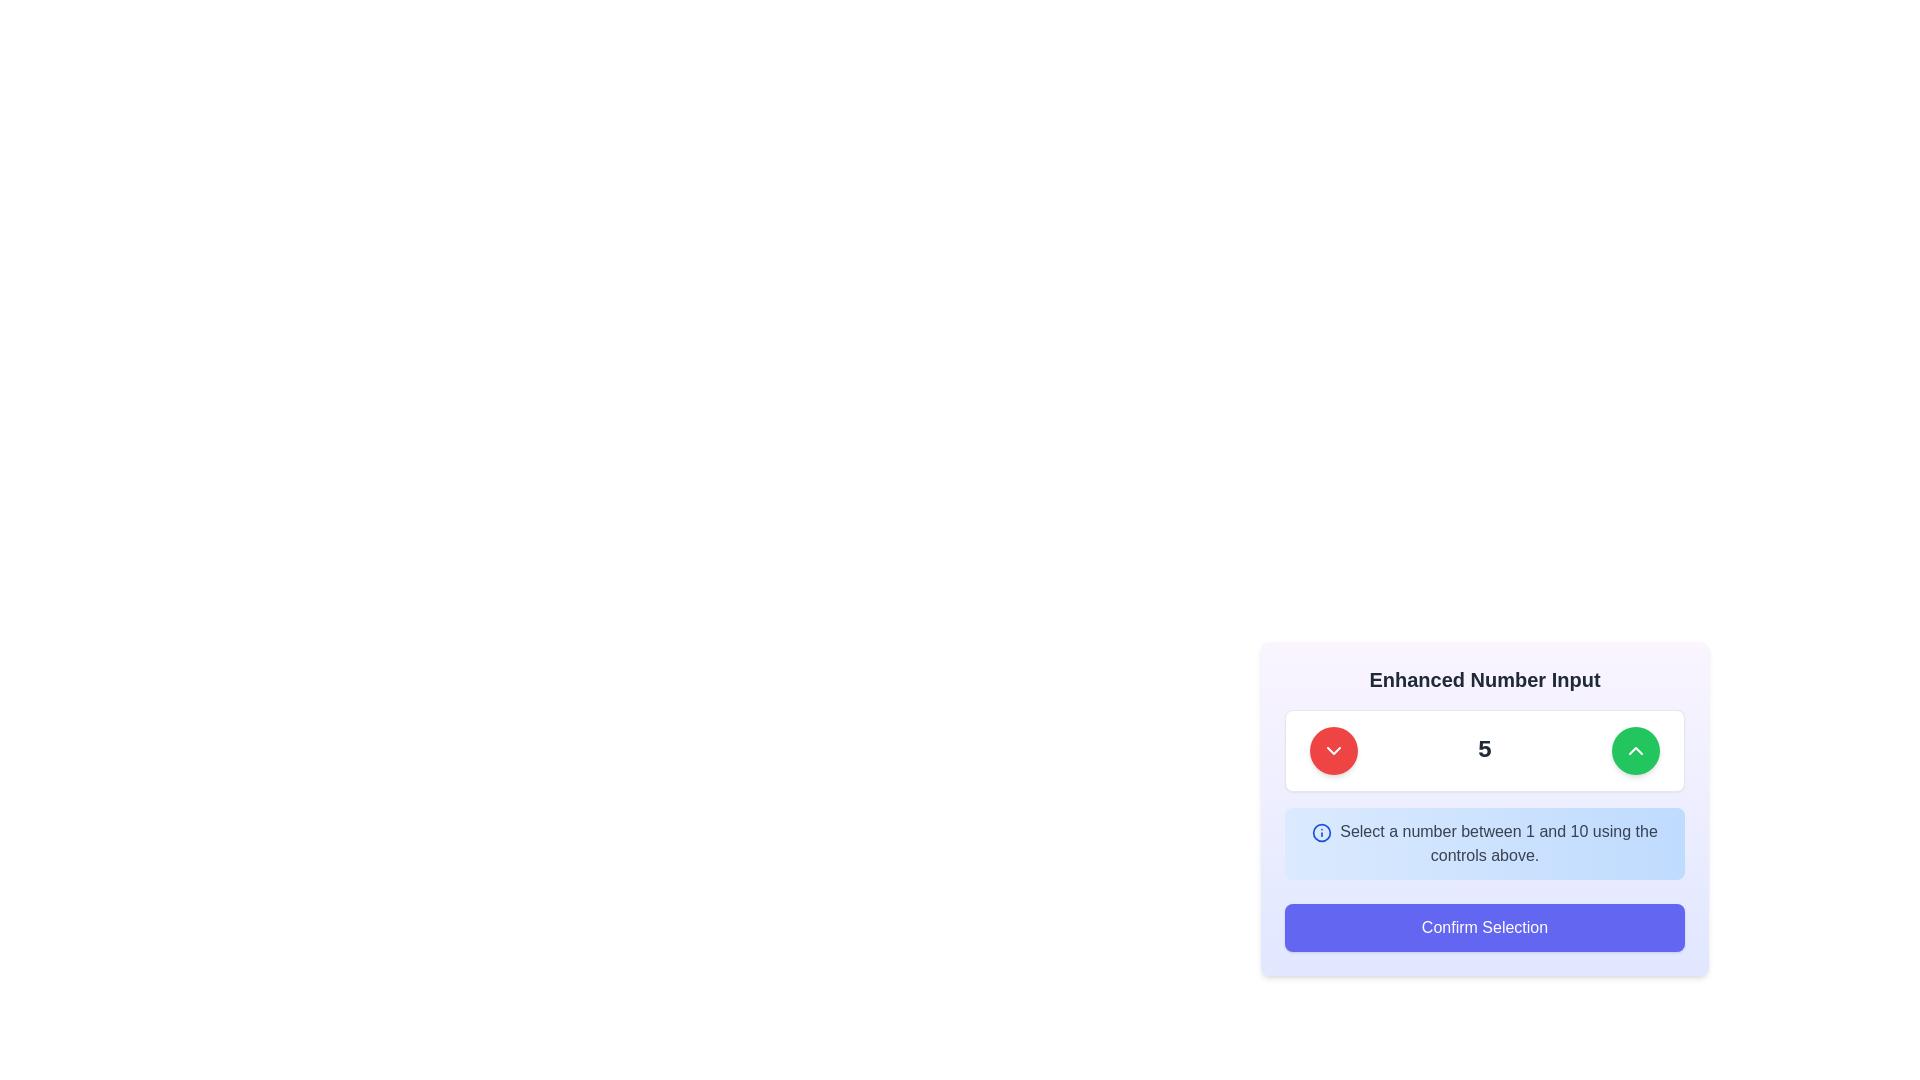 Image resolution: width=1920 pixels, height=1080 pixels. Describe the element at coordinates (1636, 751) in the screenshot. I see `the increment button located to the right of the number '5' in the numeric input interface` at that location.